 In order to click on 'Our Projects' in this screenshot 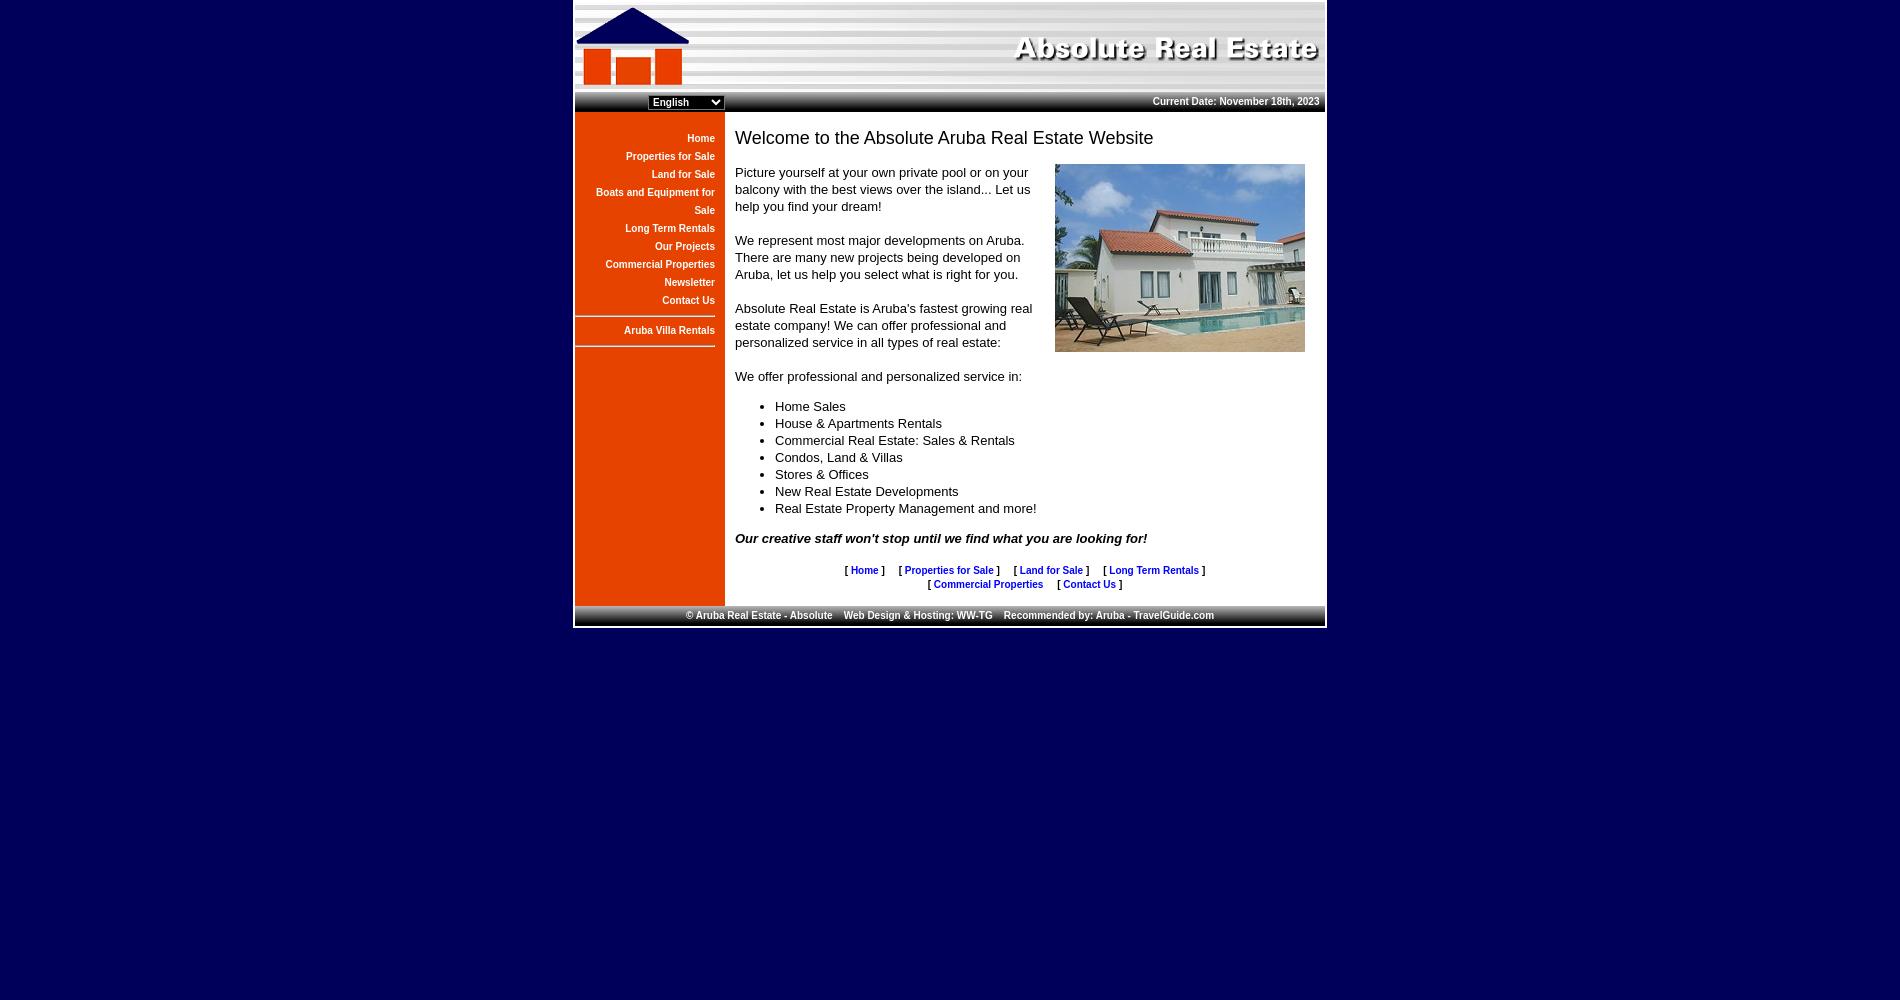, I will do `click(684, 245)`.